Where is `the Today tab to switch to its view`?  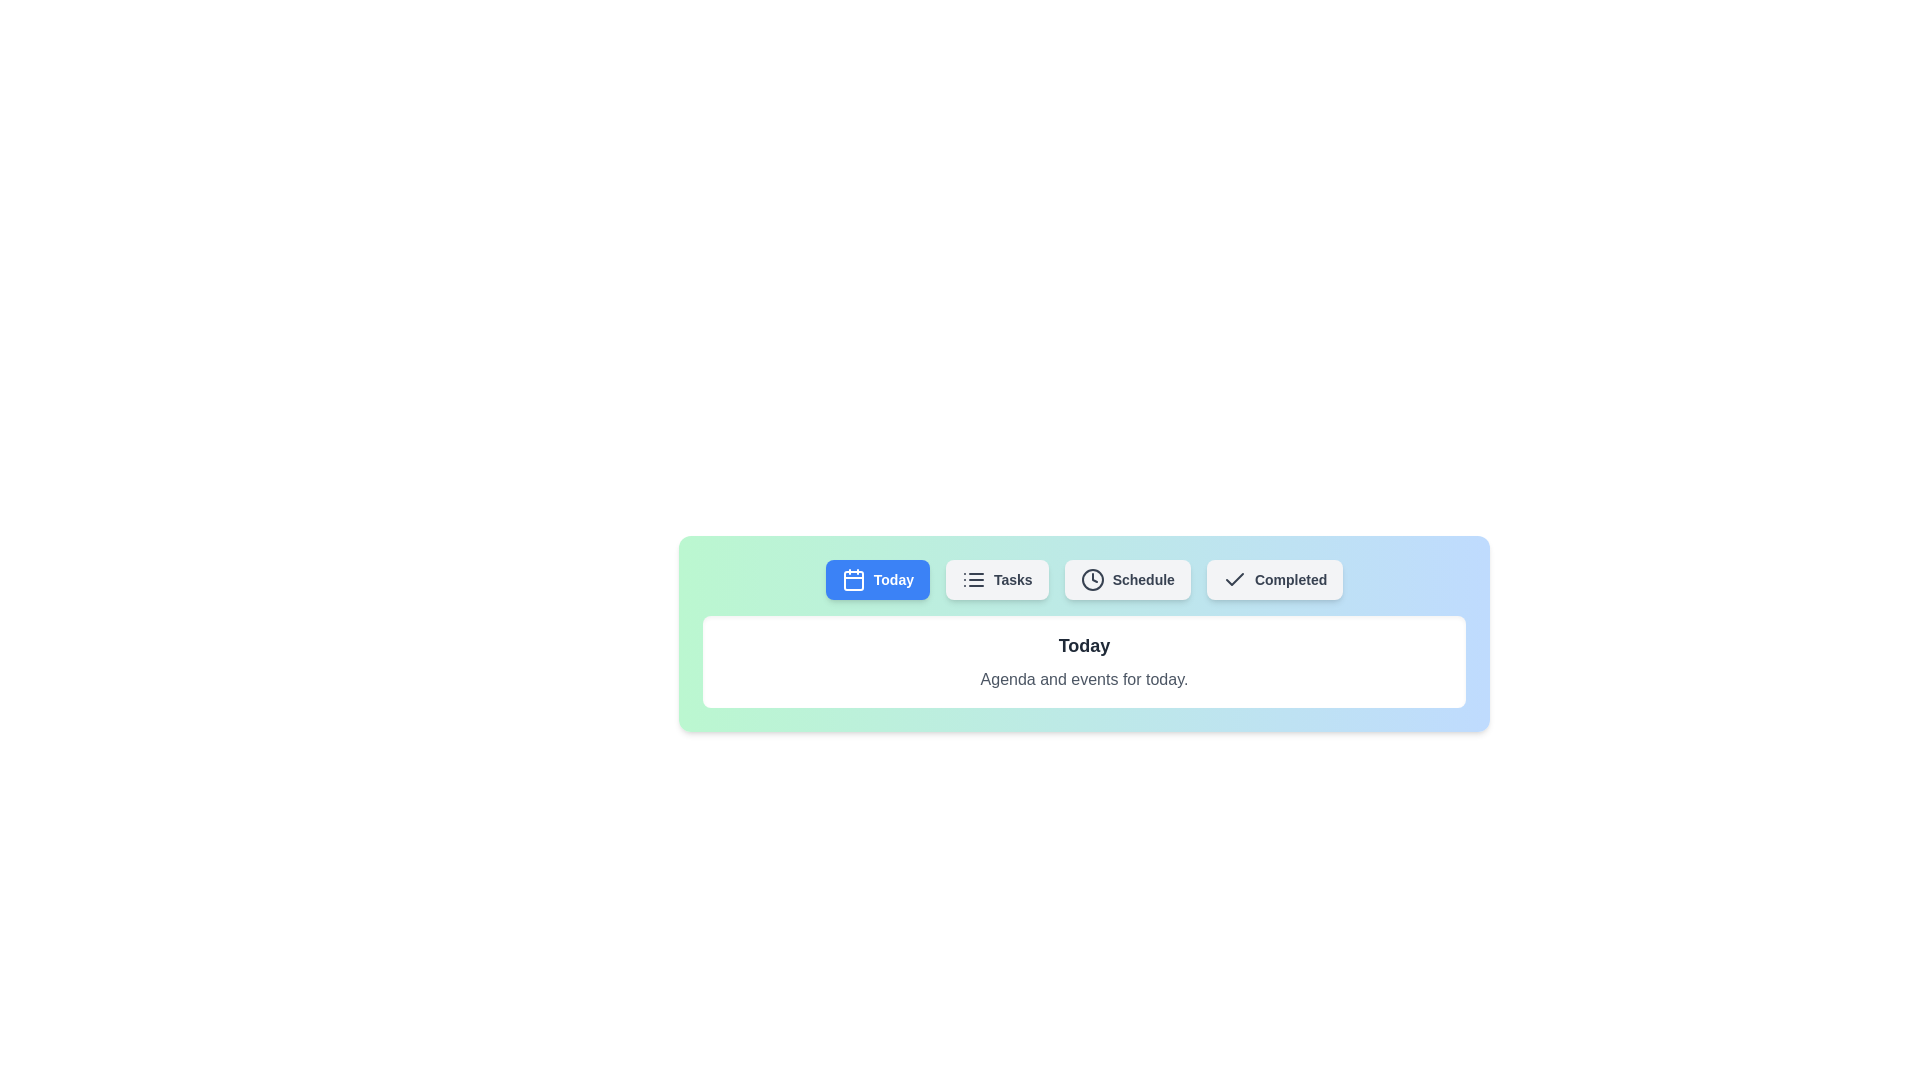
the Today tab to switch to its view is located at coordinates (877, 579).